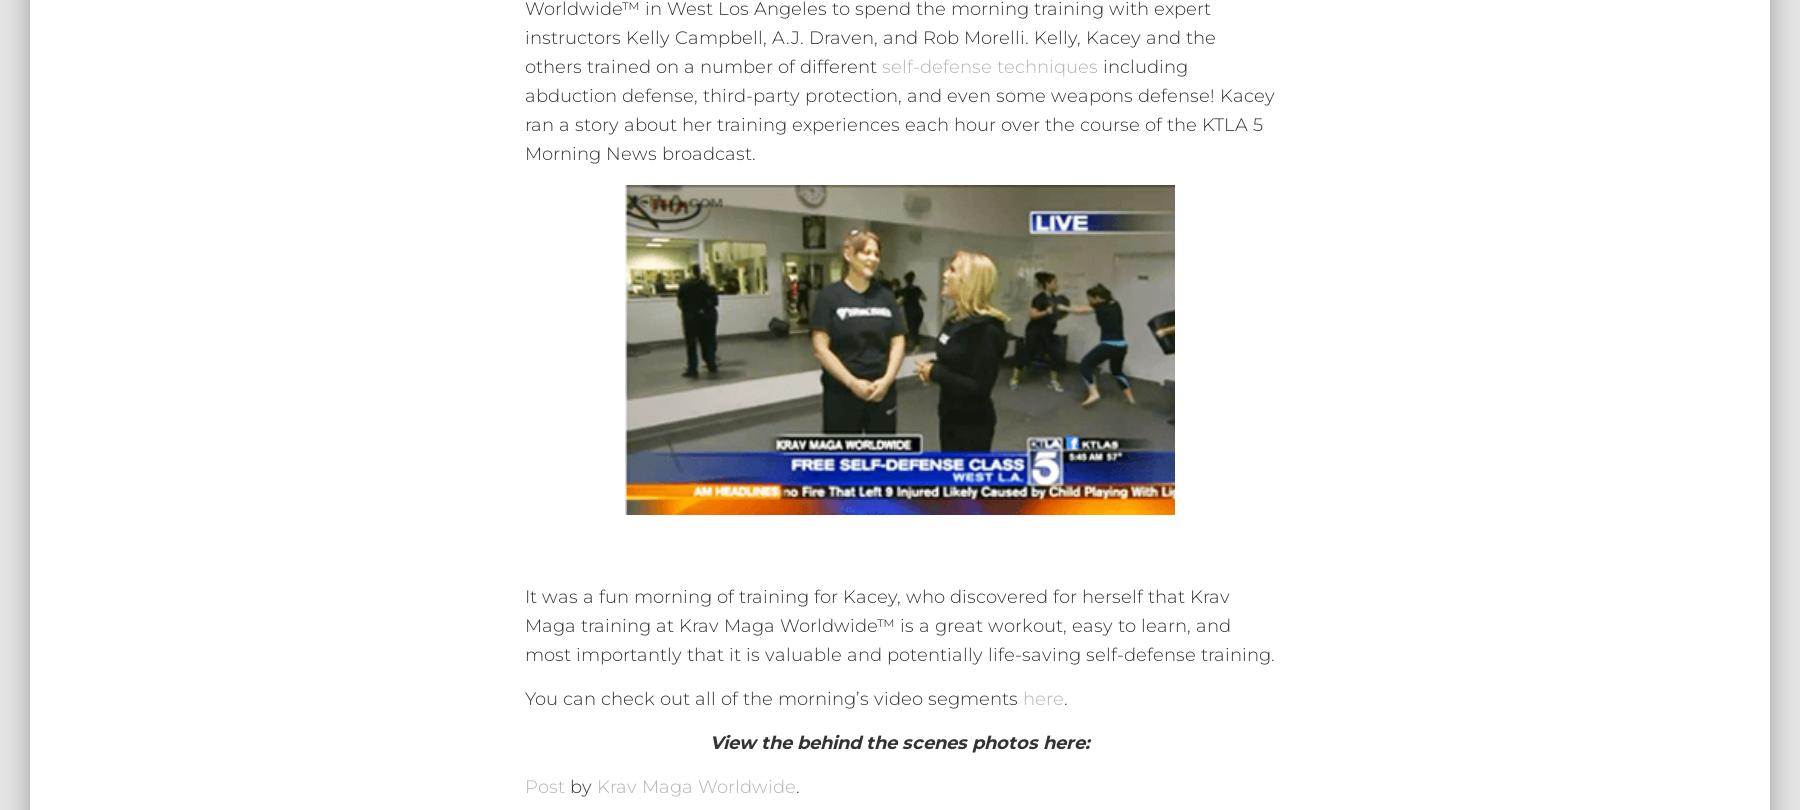 Image resolution: width=1800 pixels, height=810 pixels. Describe the element at coordinates (989, 66) in the screenshot. I see `'self-defense techniques'` at that location.